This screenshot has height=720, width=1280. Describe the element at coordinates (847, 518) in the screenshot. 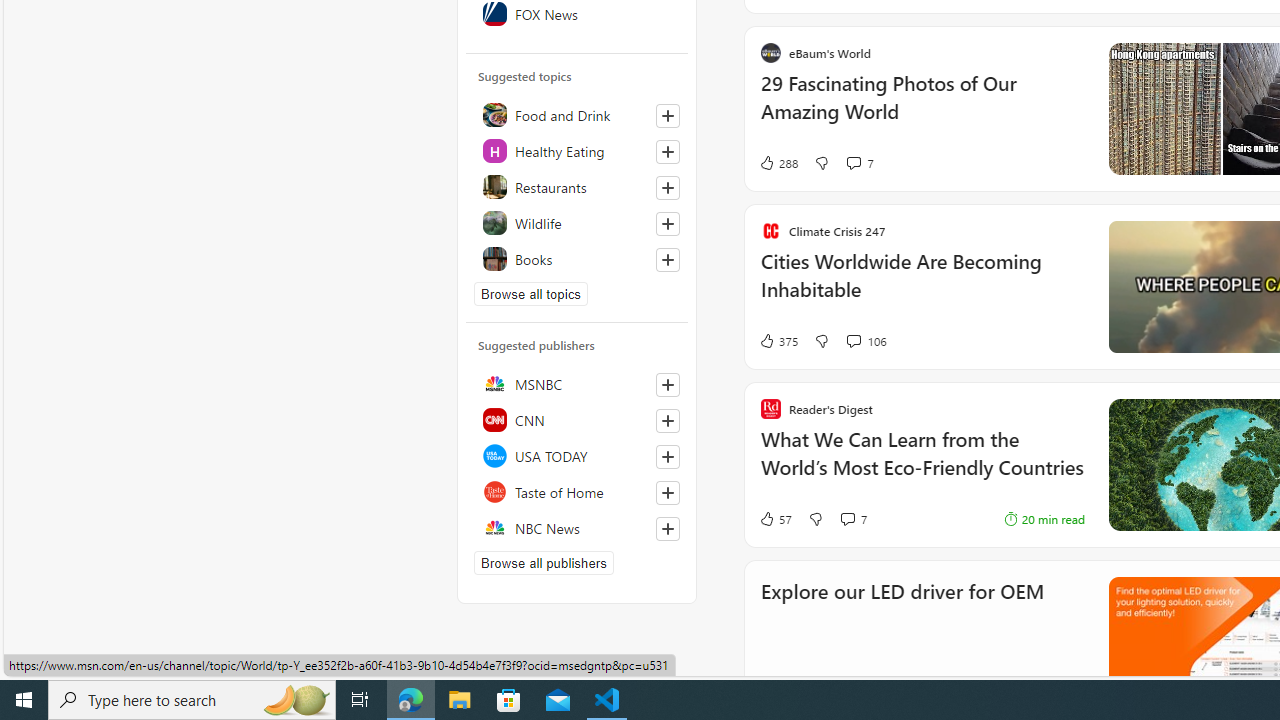

I see `'View comments 7 Comment'` at that location.